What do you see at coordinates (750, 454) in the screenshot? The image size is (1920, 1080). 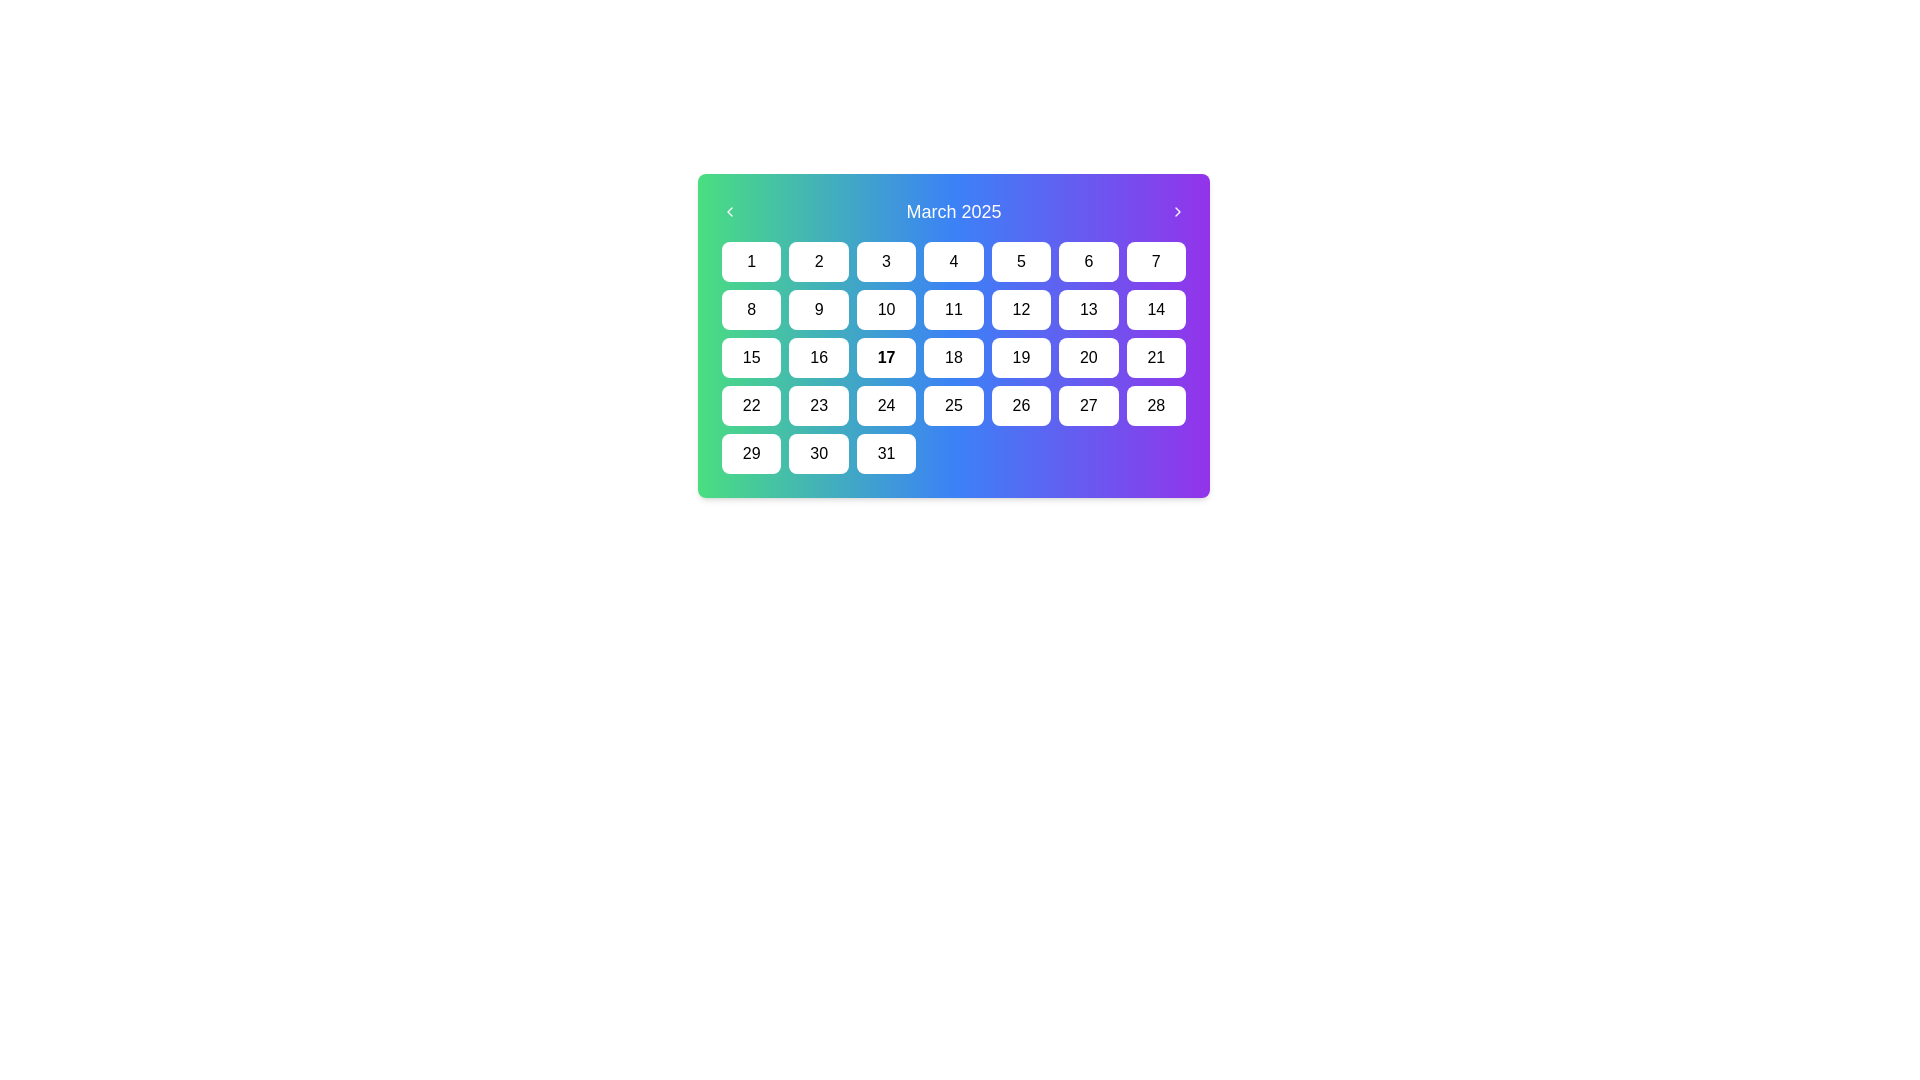 I see `the rectangular button labeled '29' with a white background and black text` at bounding box center [750, 454].